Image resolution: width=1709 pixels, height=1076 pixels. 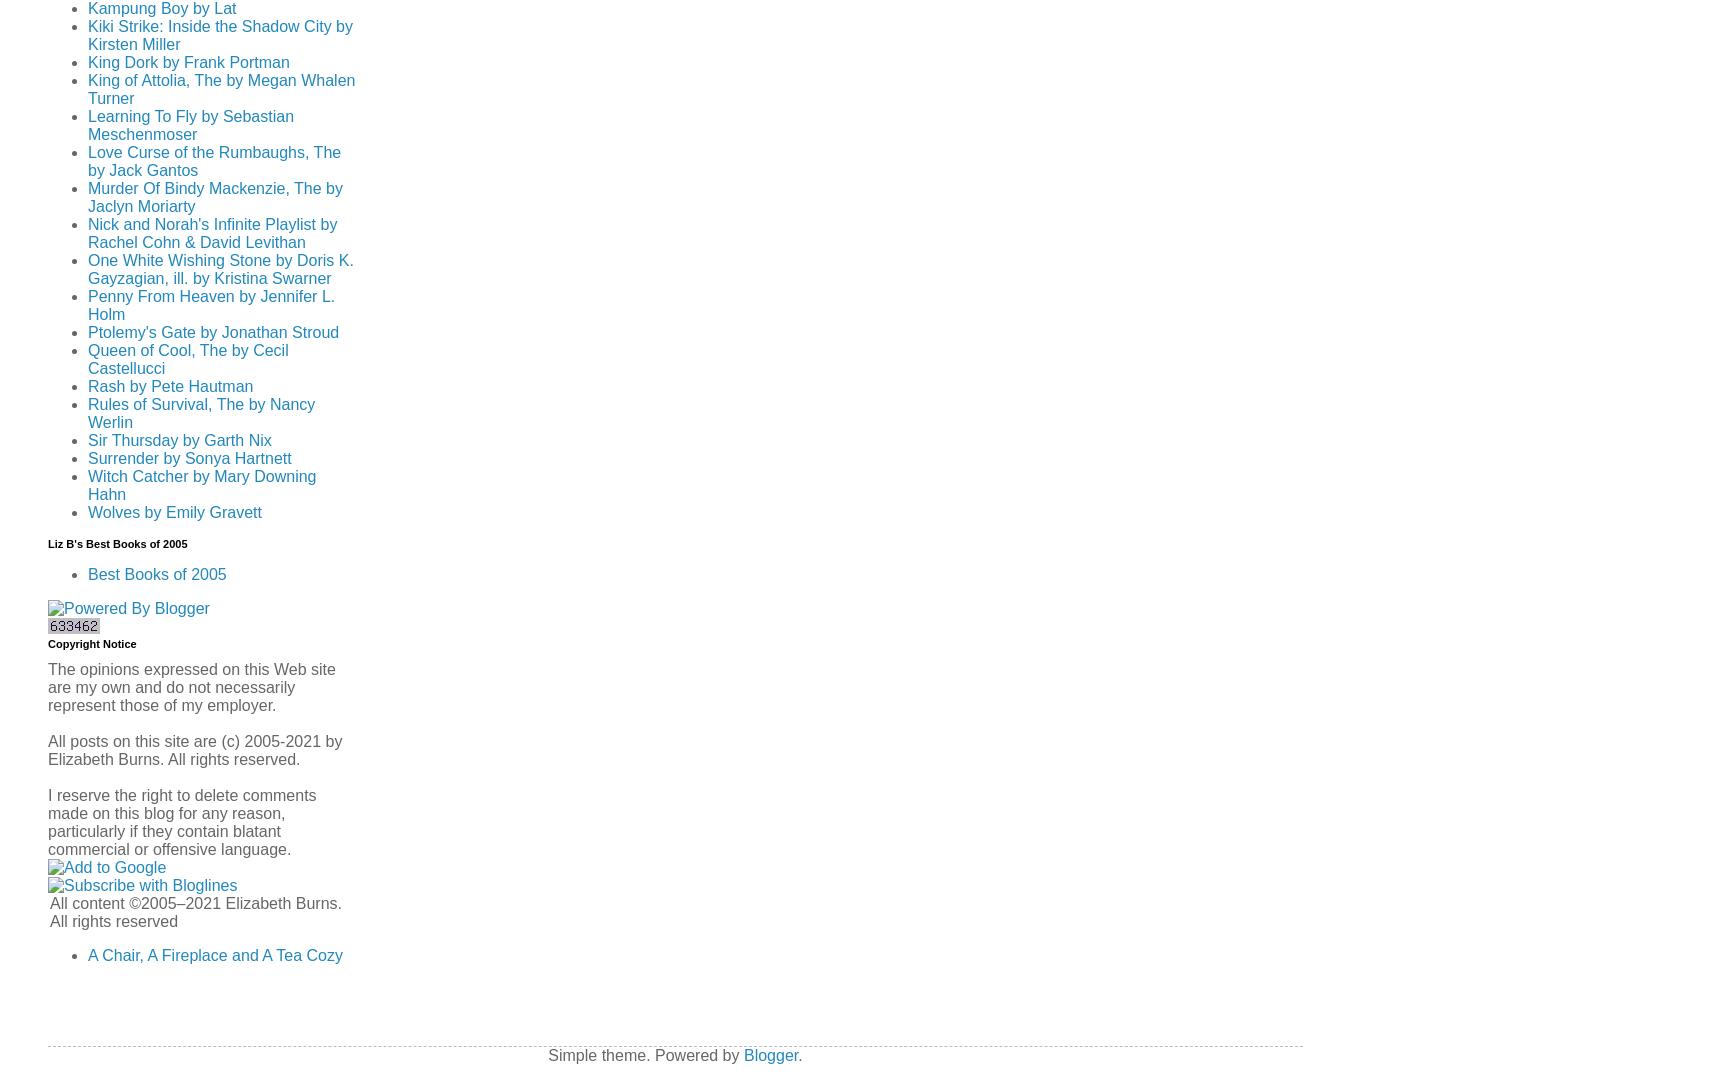 I want to click on 'Kampung Boy by Lat', so click(x=161, y=7).